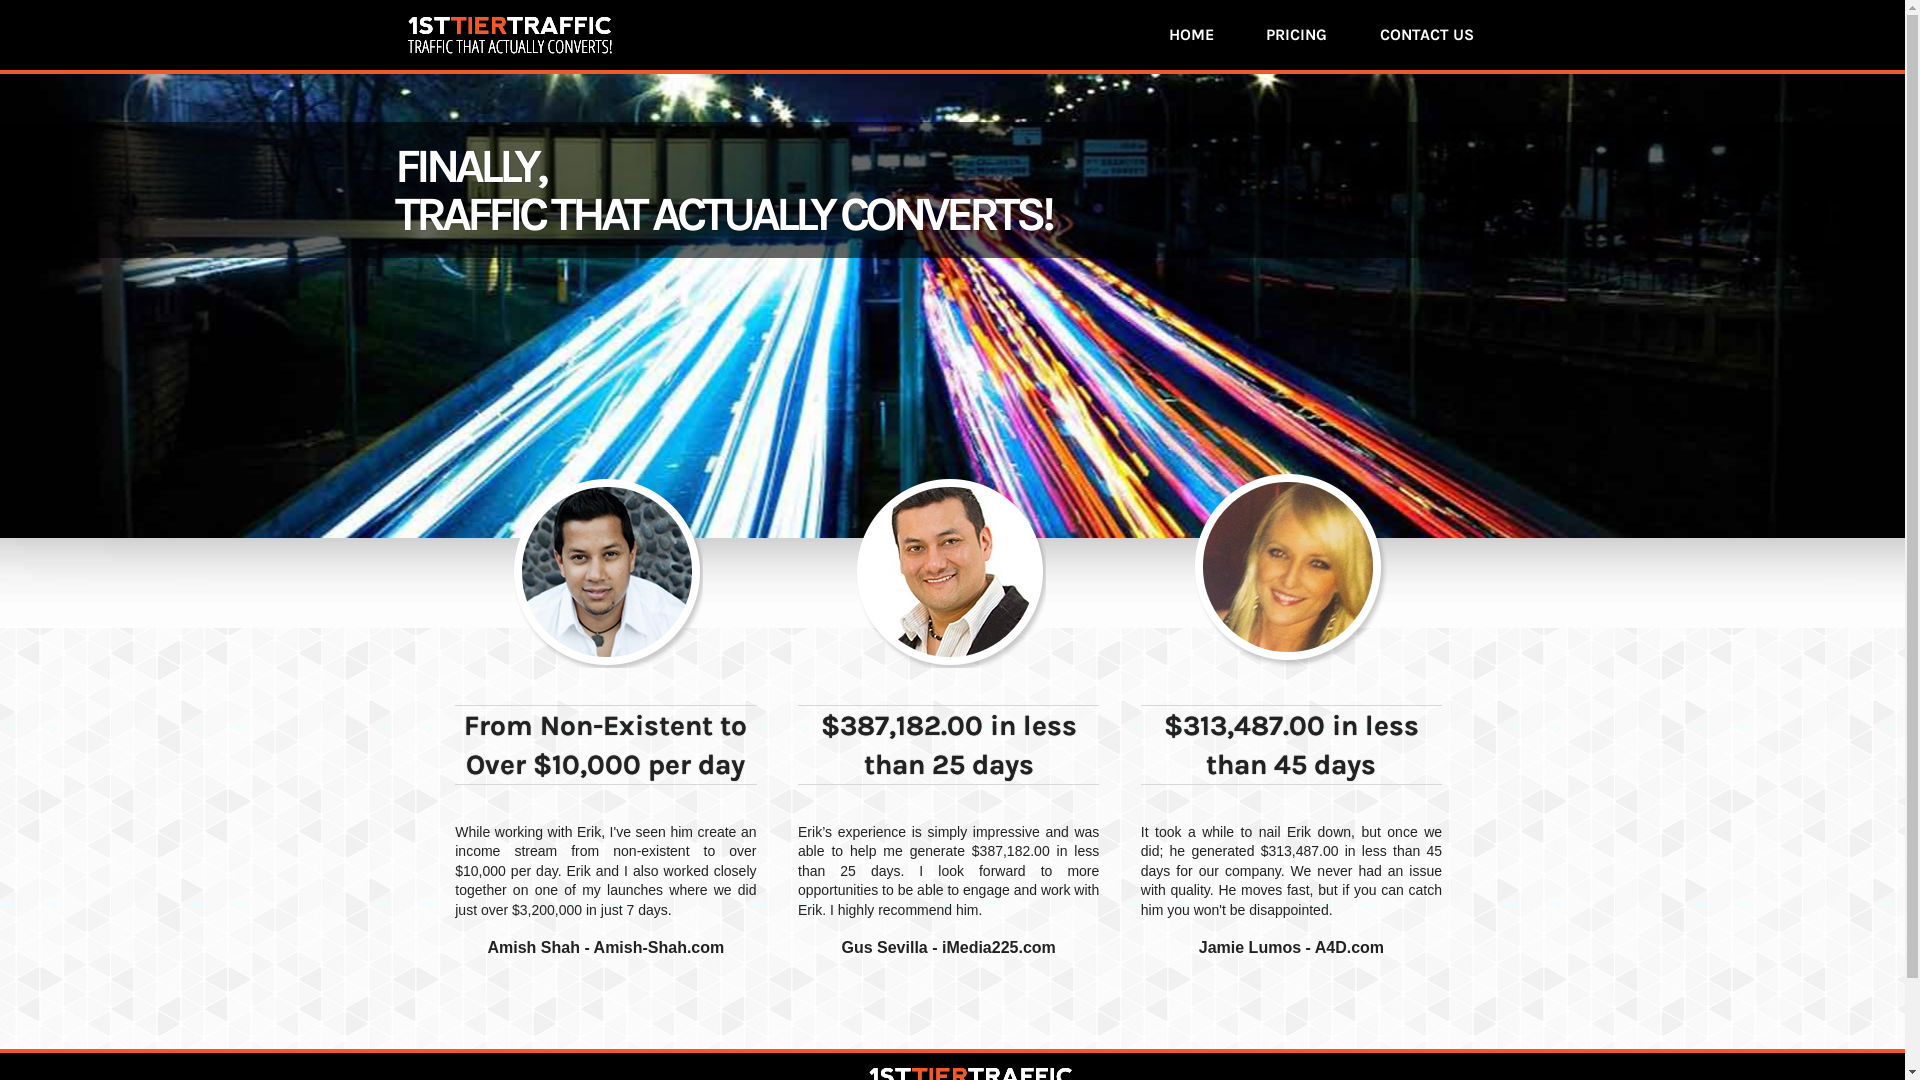 This screenshot has height=1080, width=1920. I want to click on 'CONTACT US', so click(1425, 34).